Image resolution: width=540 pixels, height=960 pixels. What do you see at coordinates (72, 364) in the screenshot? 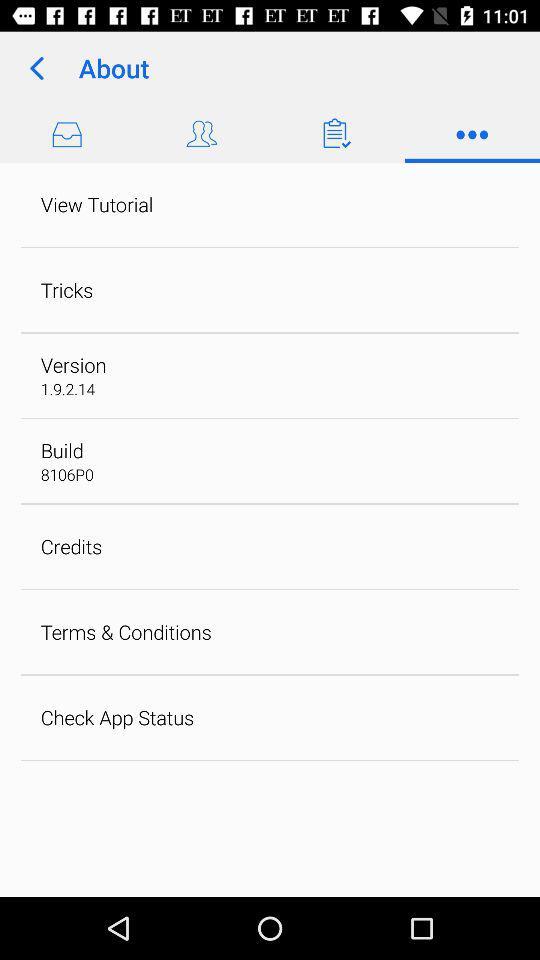
I see `the app above 1 9 2 app` at bounding box center [72, 364].